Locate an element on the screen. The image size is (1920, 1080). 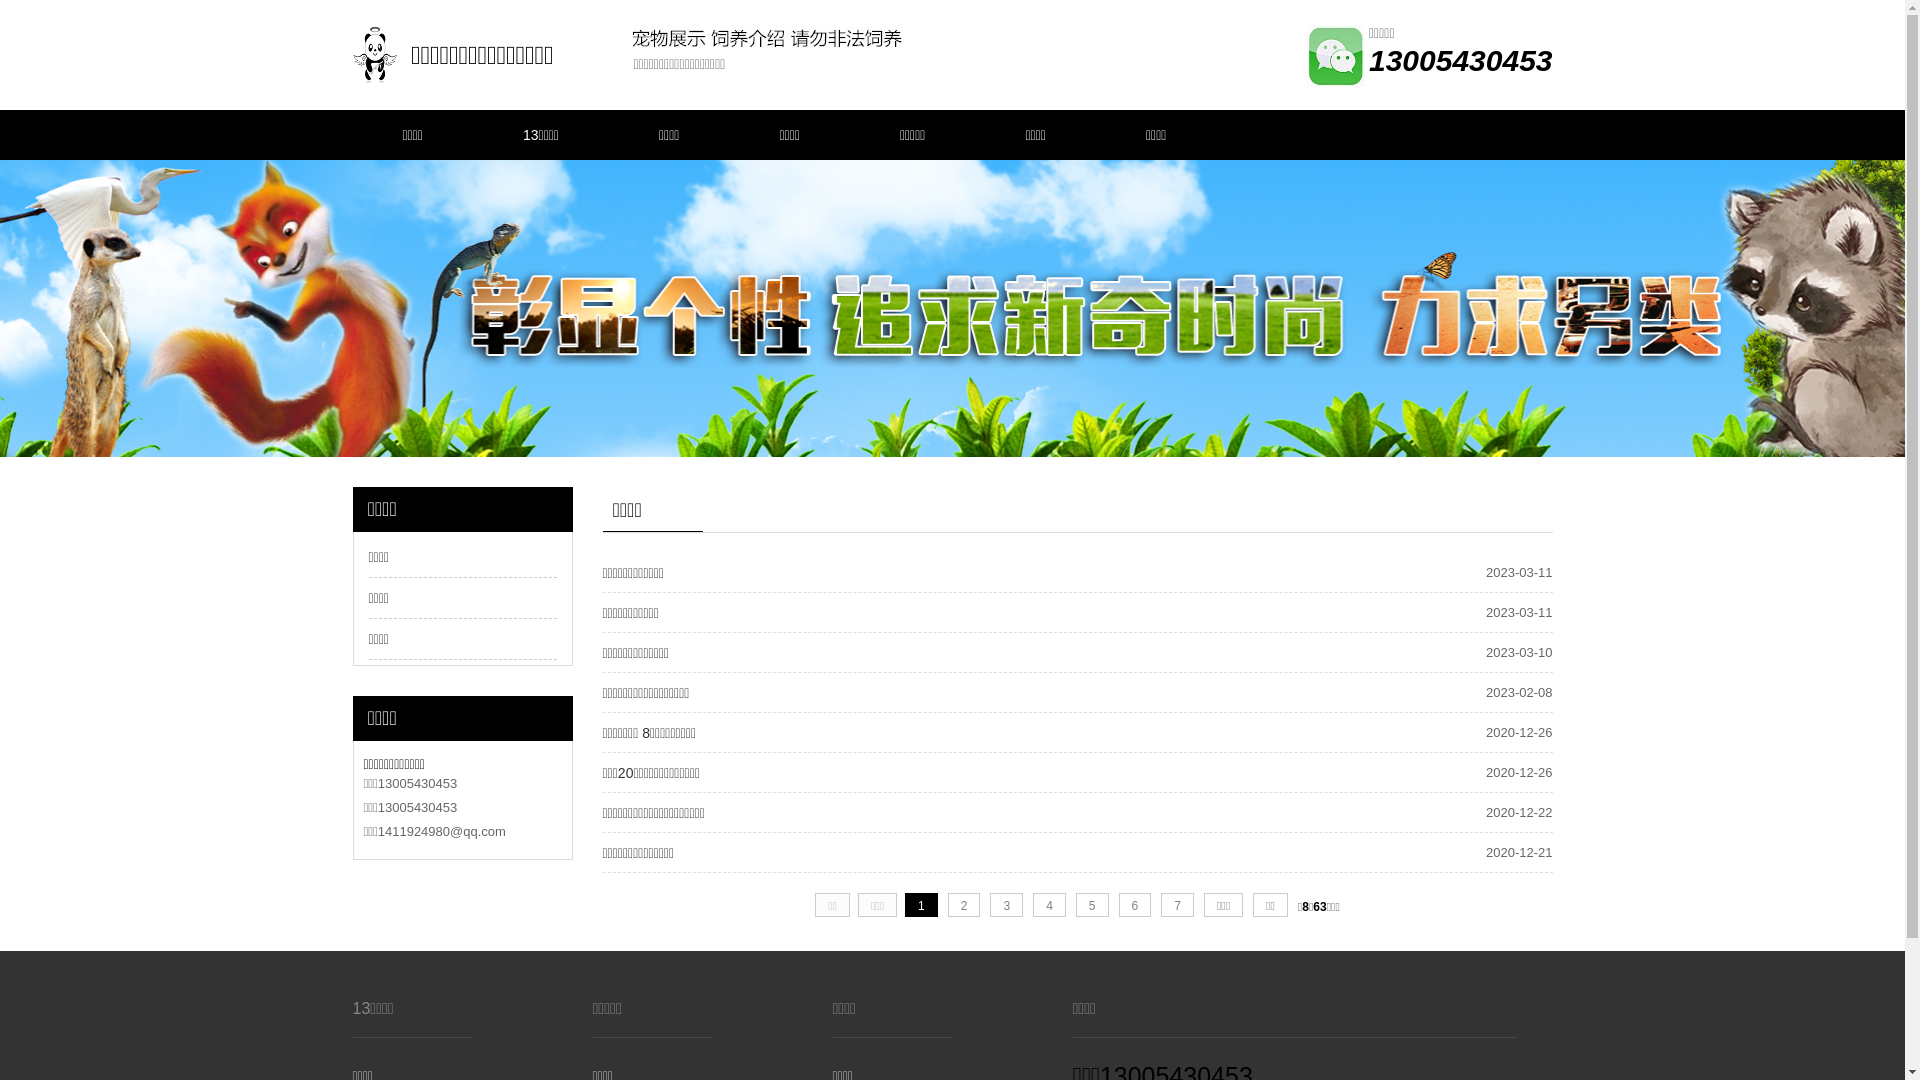
'5' is located at coordinates (1091, 905).